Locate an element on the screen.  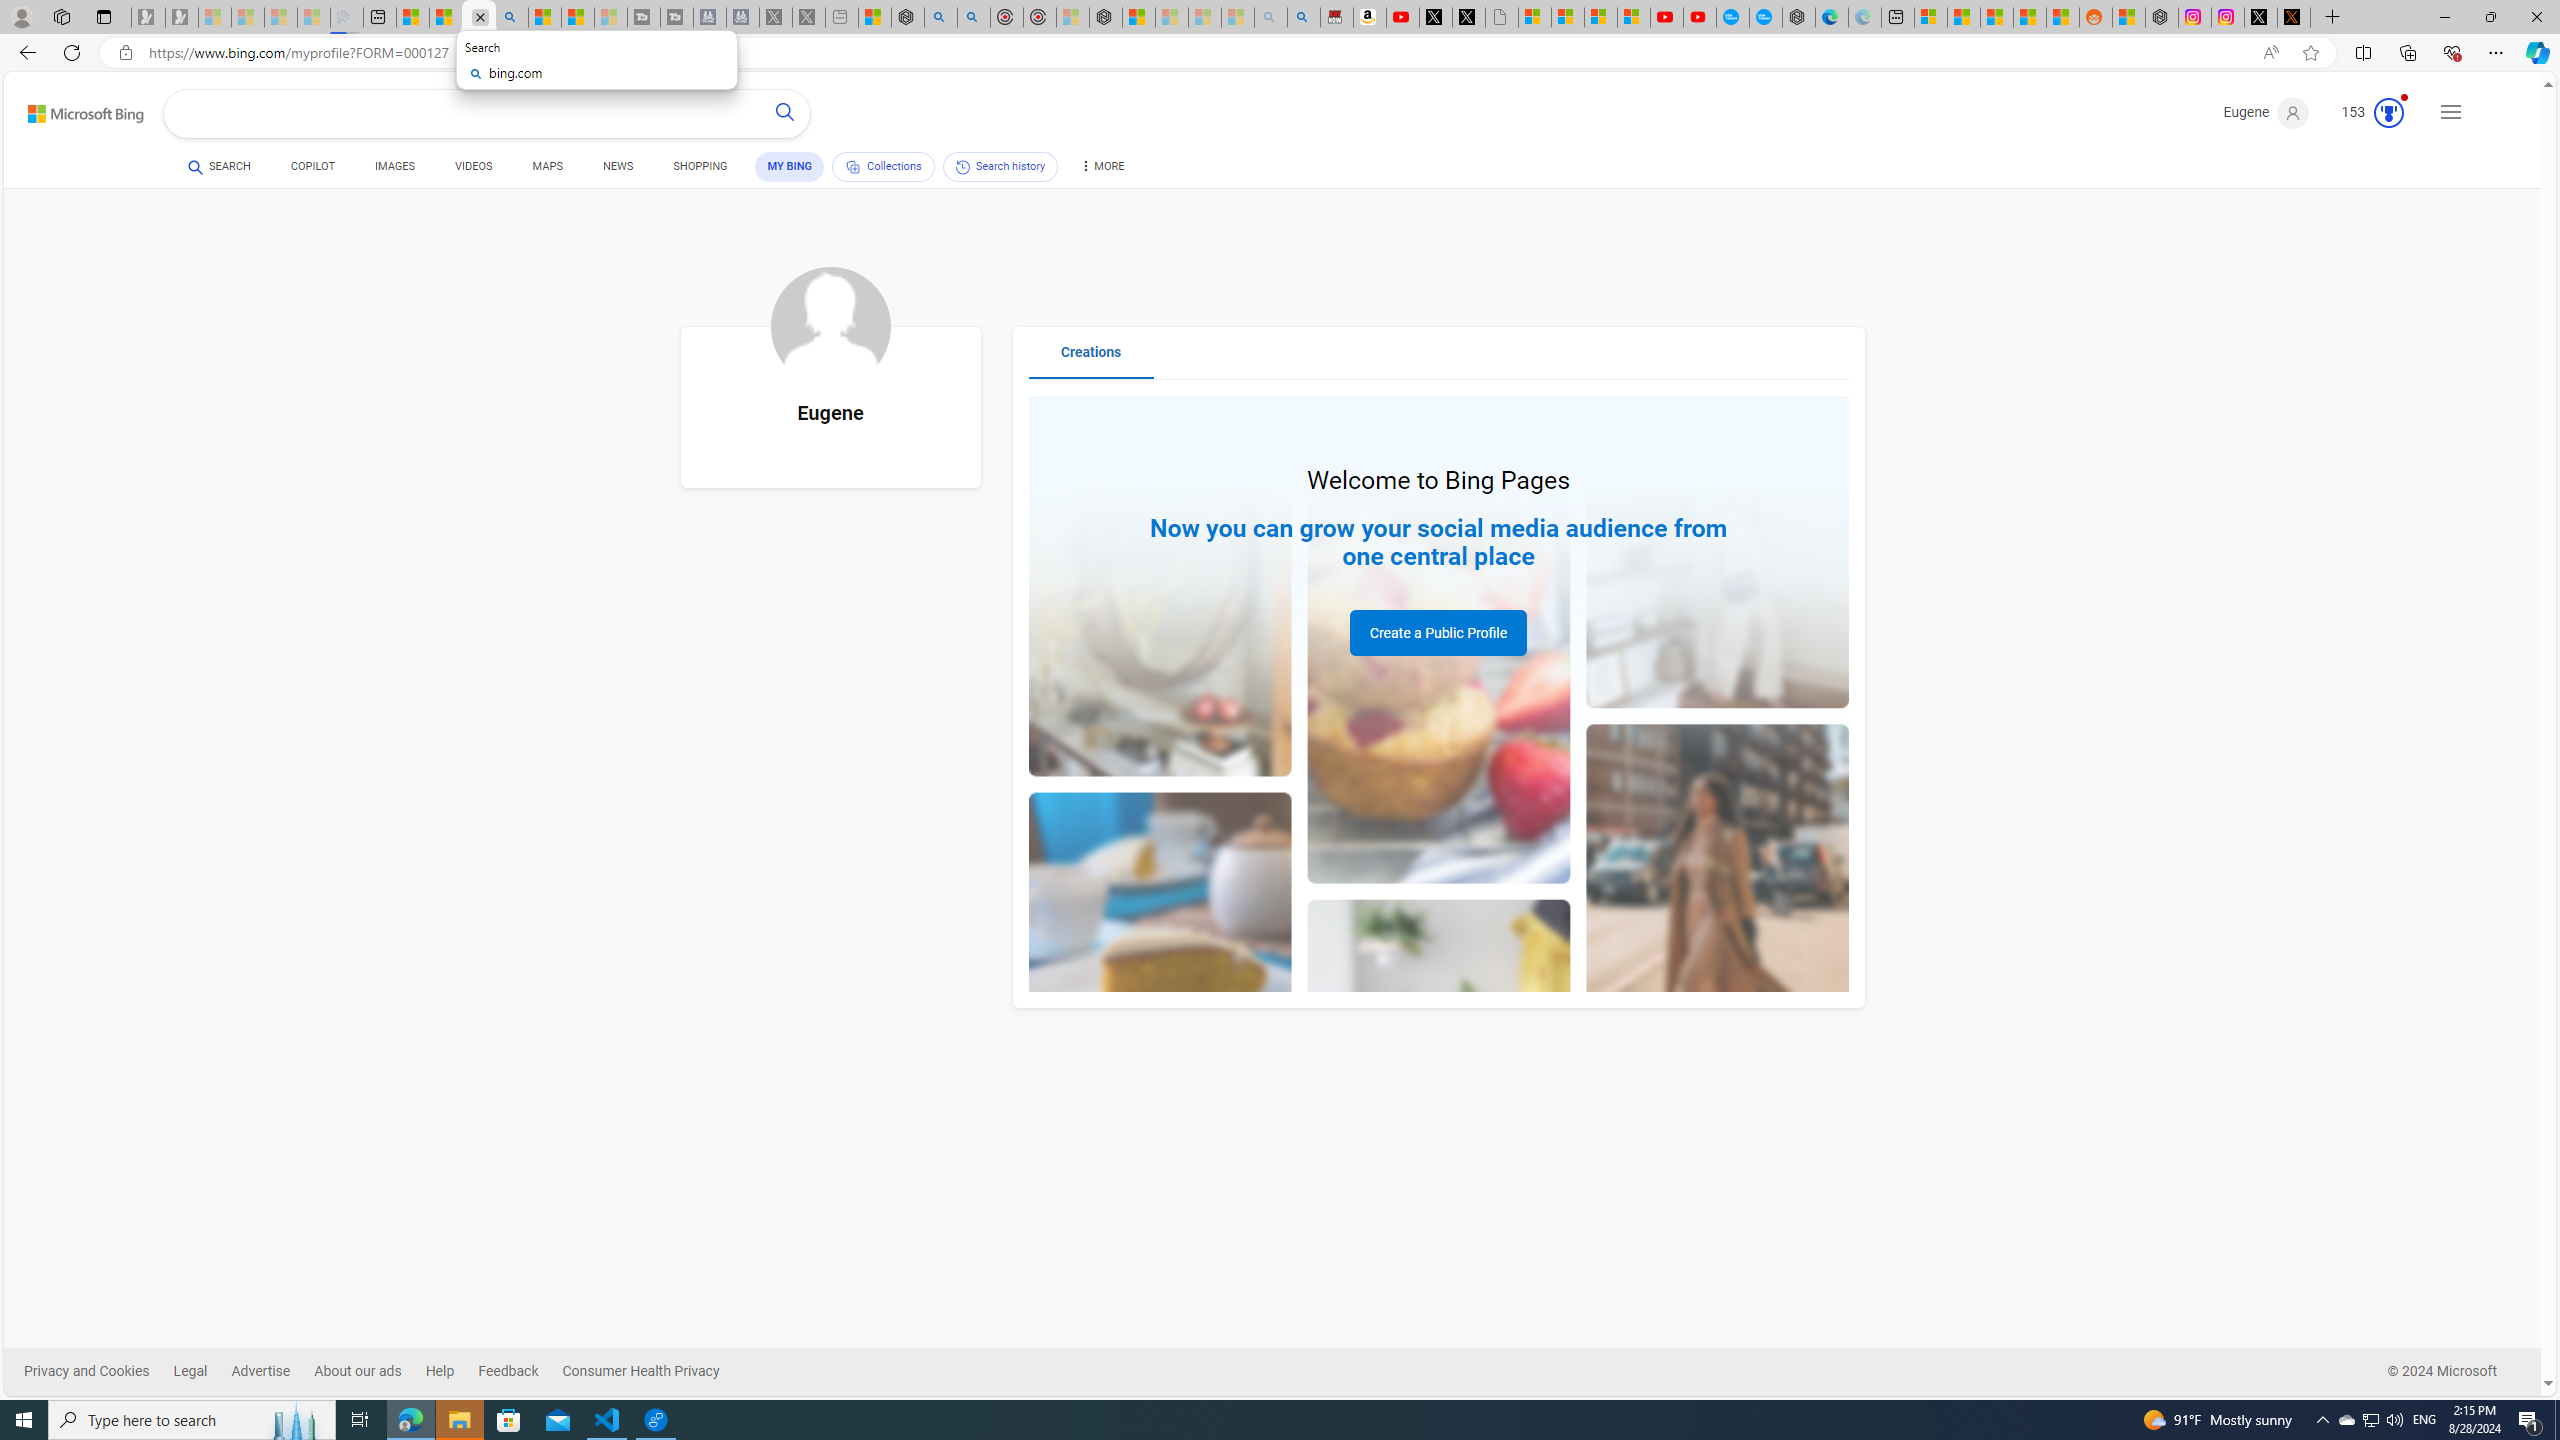
'SHOPPING' is located at coordinates (700, 168).